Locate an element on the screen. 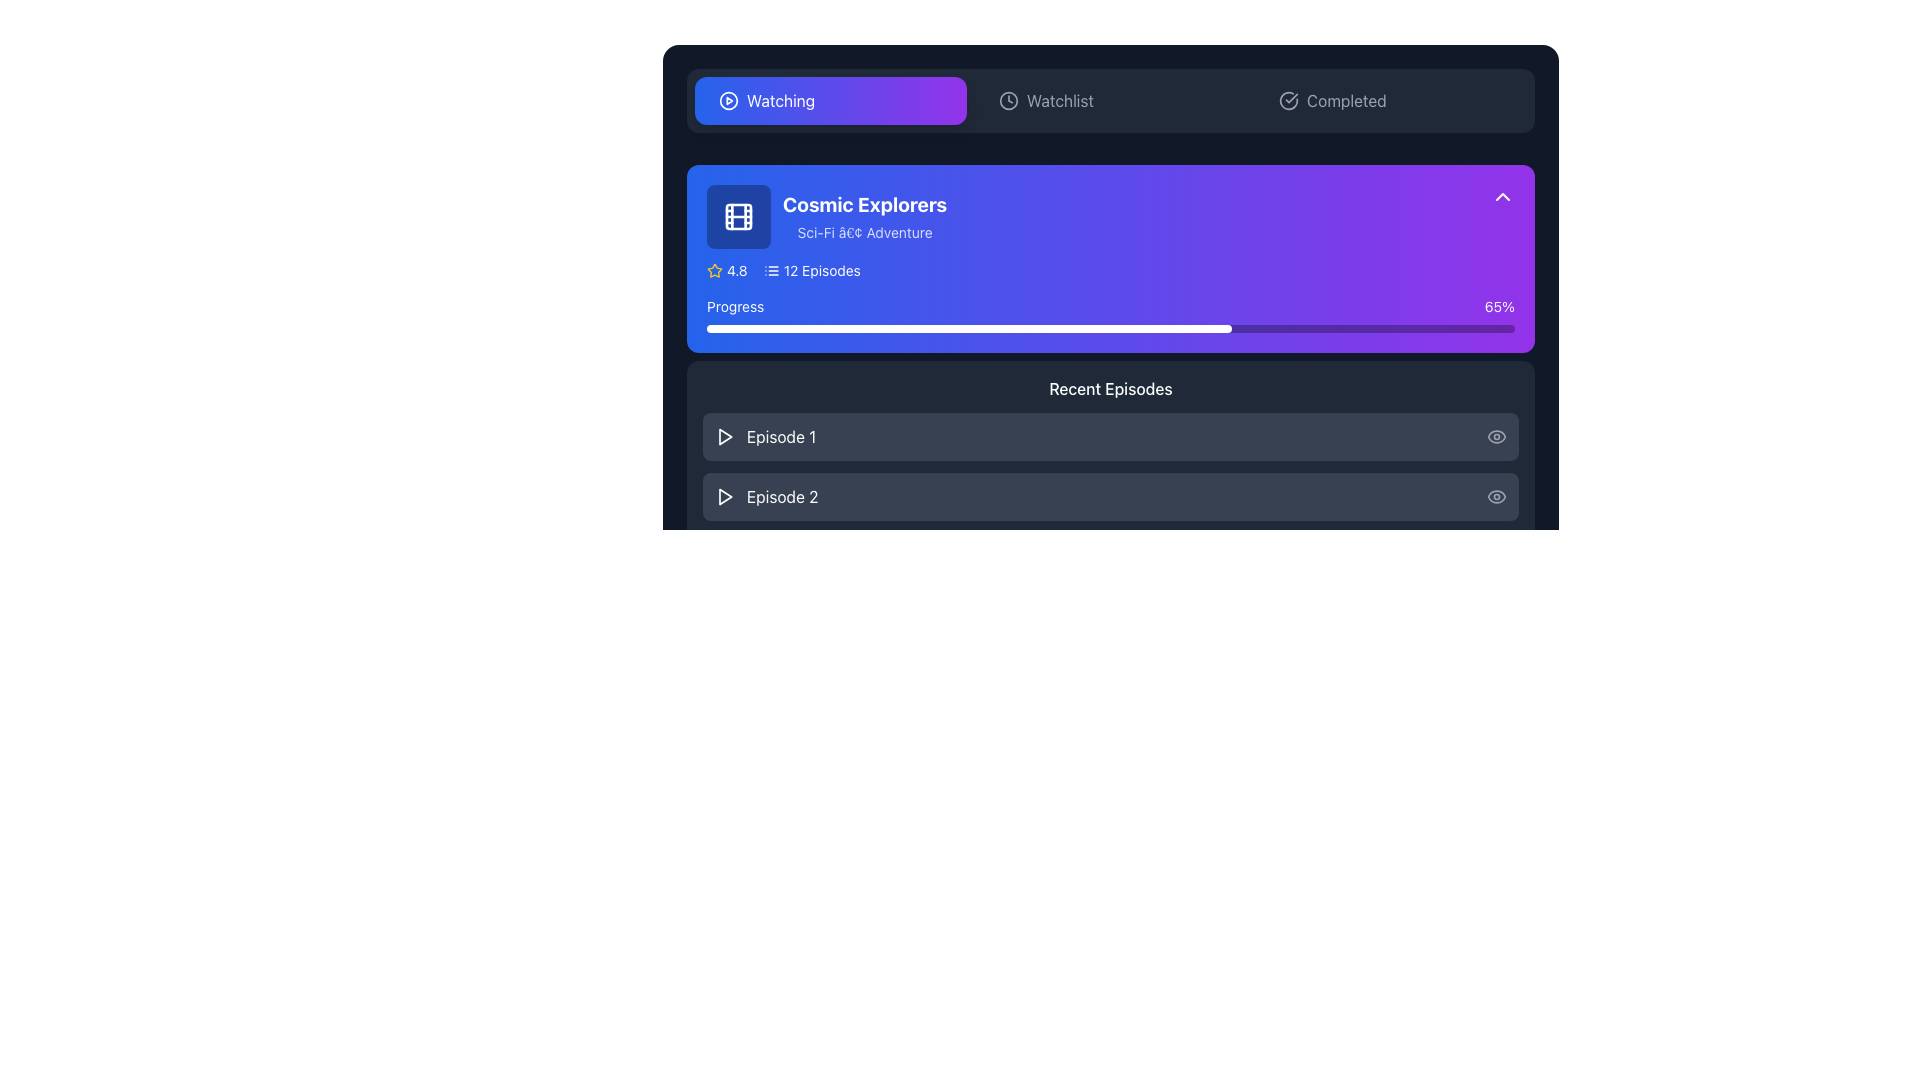 The height and width of the screenshot is (1080, 1920). the static text label element displaying 'Sci-Fi • Adventure', which is positioned below 'Cosmic Explorers' and is part of the media item section is located at coordinates (865, 231).